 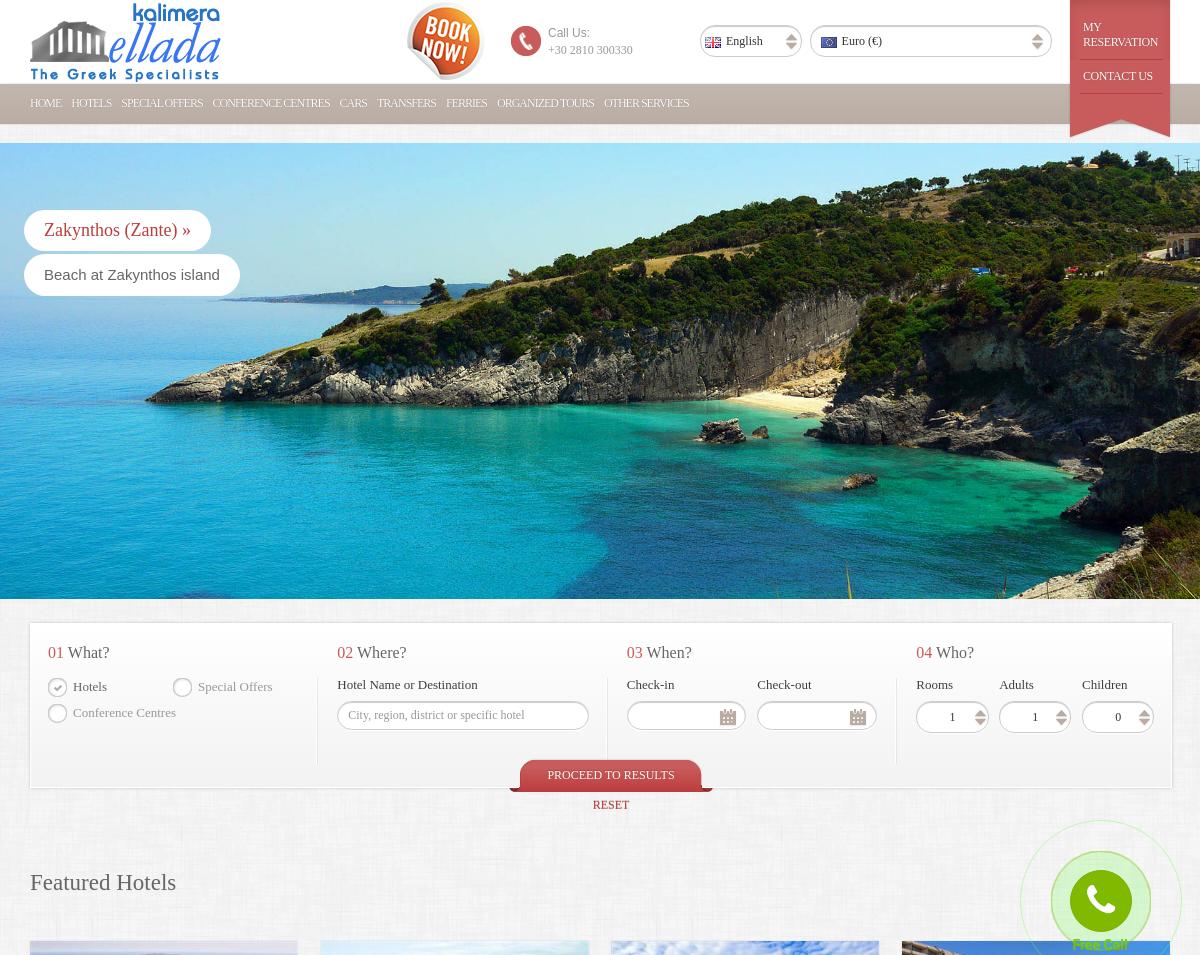 What do you see at coordinates (574, 274) in the screenshot?
I see `'Limnos island'` at bounding box center [574, 274].